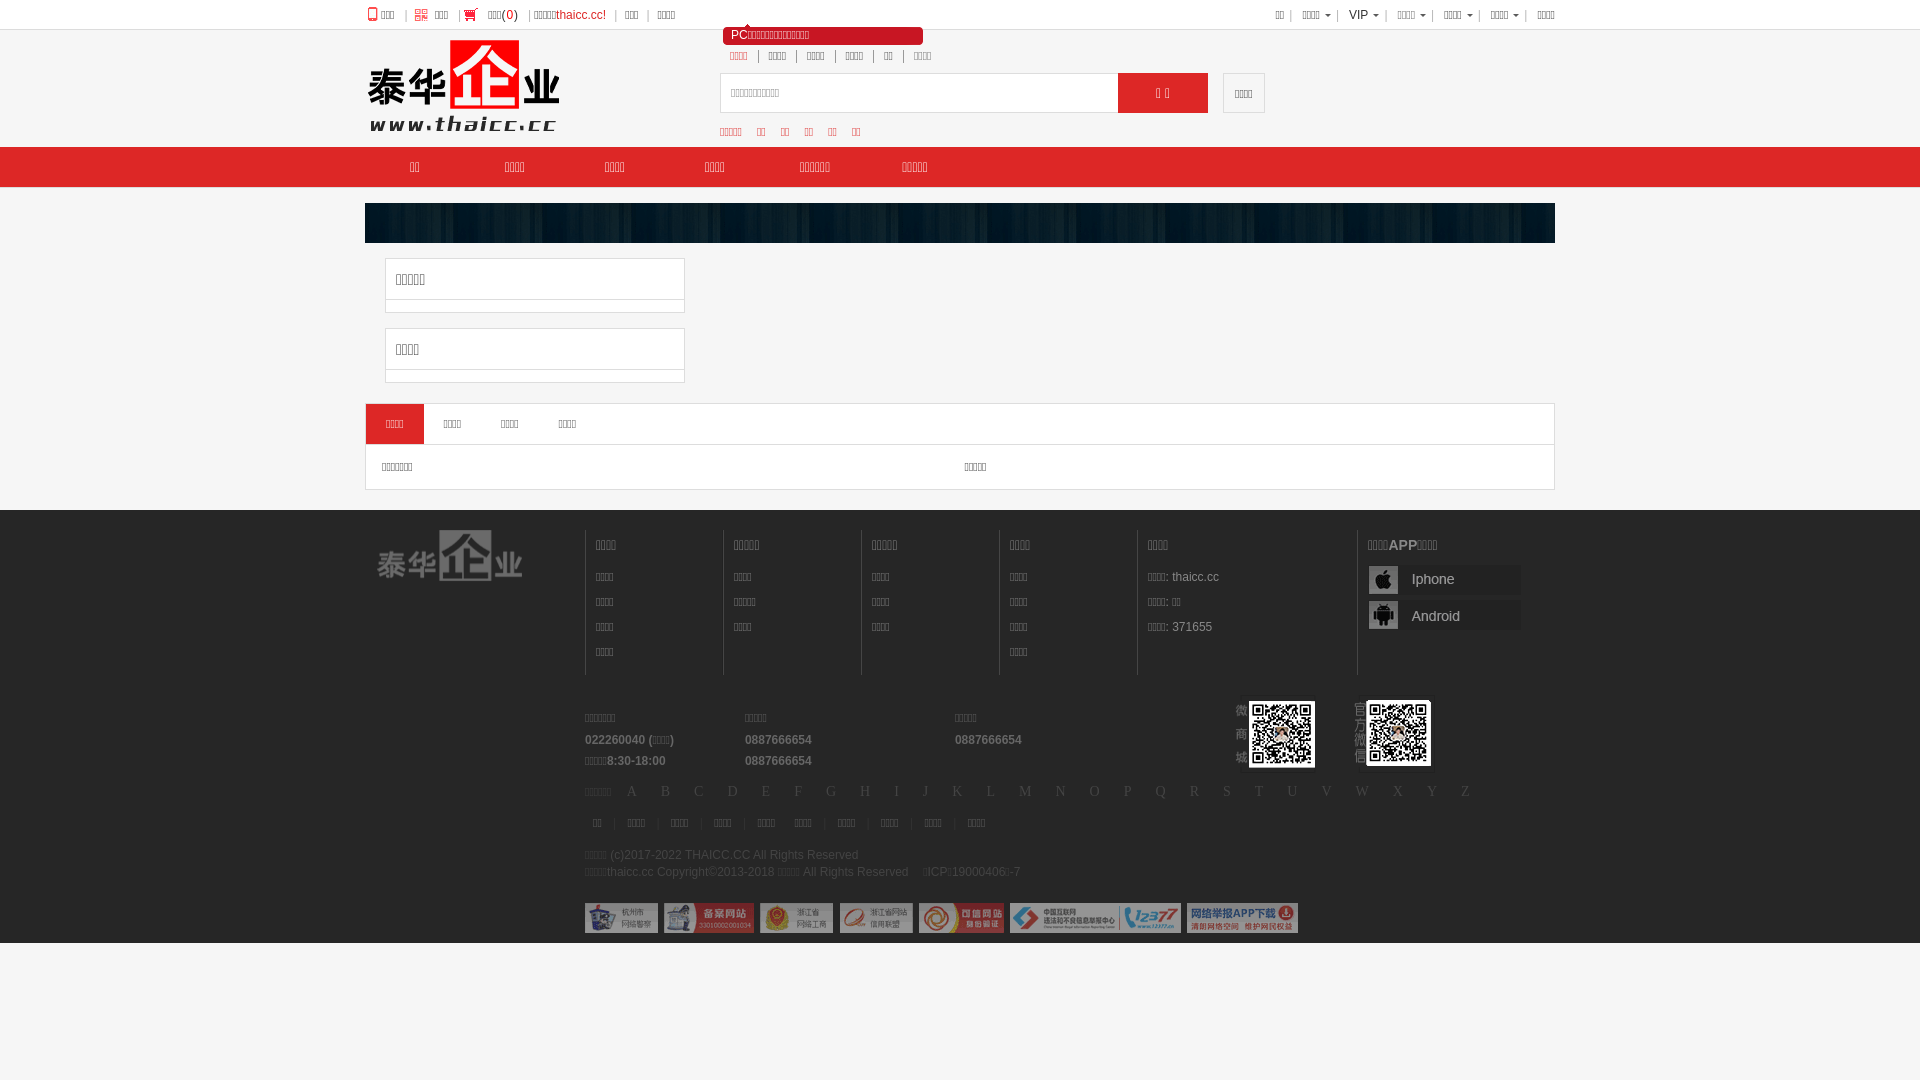  What do you see at coordinates (796, 790) in the screenshot?
I see `'F'` at bounding box center [796, 790].